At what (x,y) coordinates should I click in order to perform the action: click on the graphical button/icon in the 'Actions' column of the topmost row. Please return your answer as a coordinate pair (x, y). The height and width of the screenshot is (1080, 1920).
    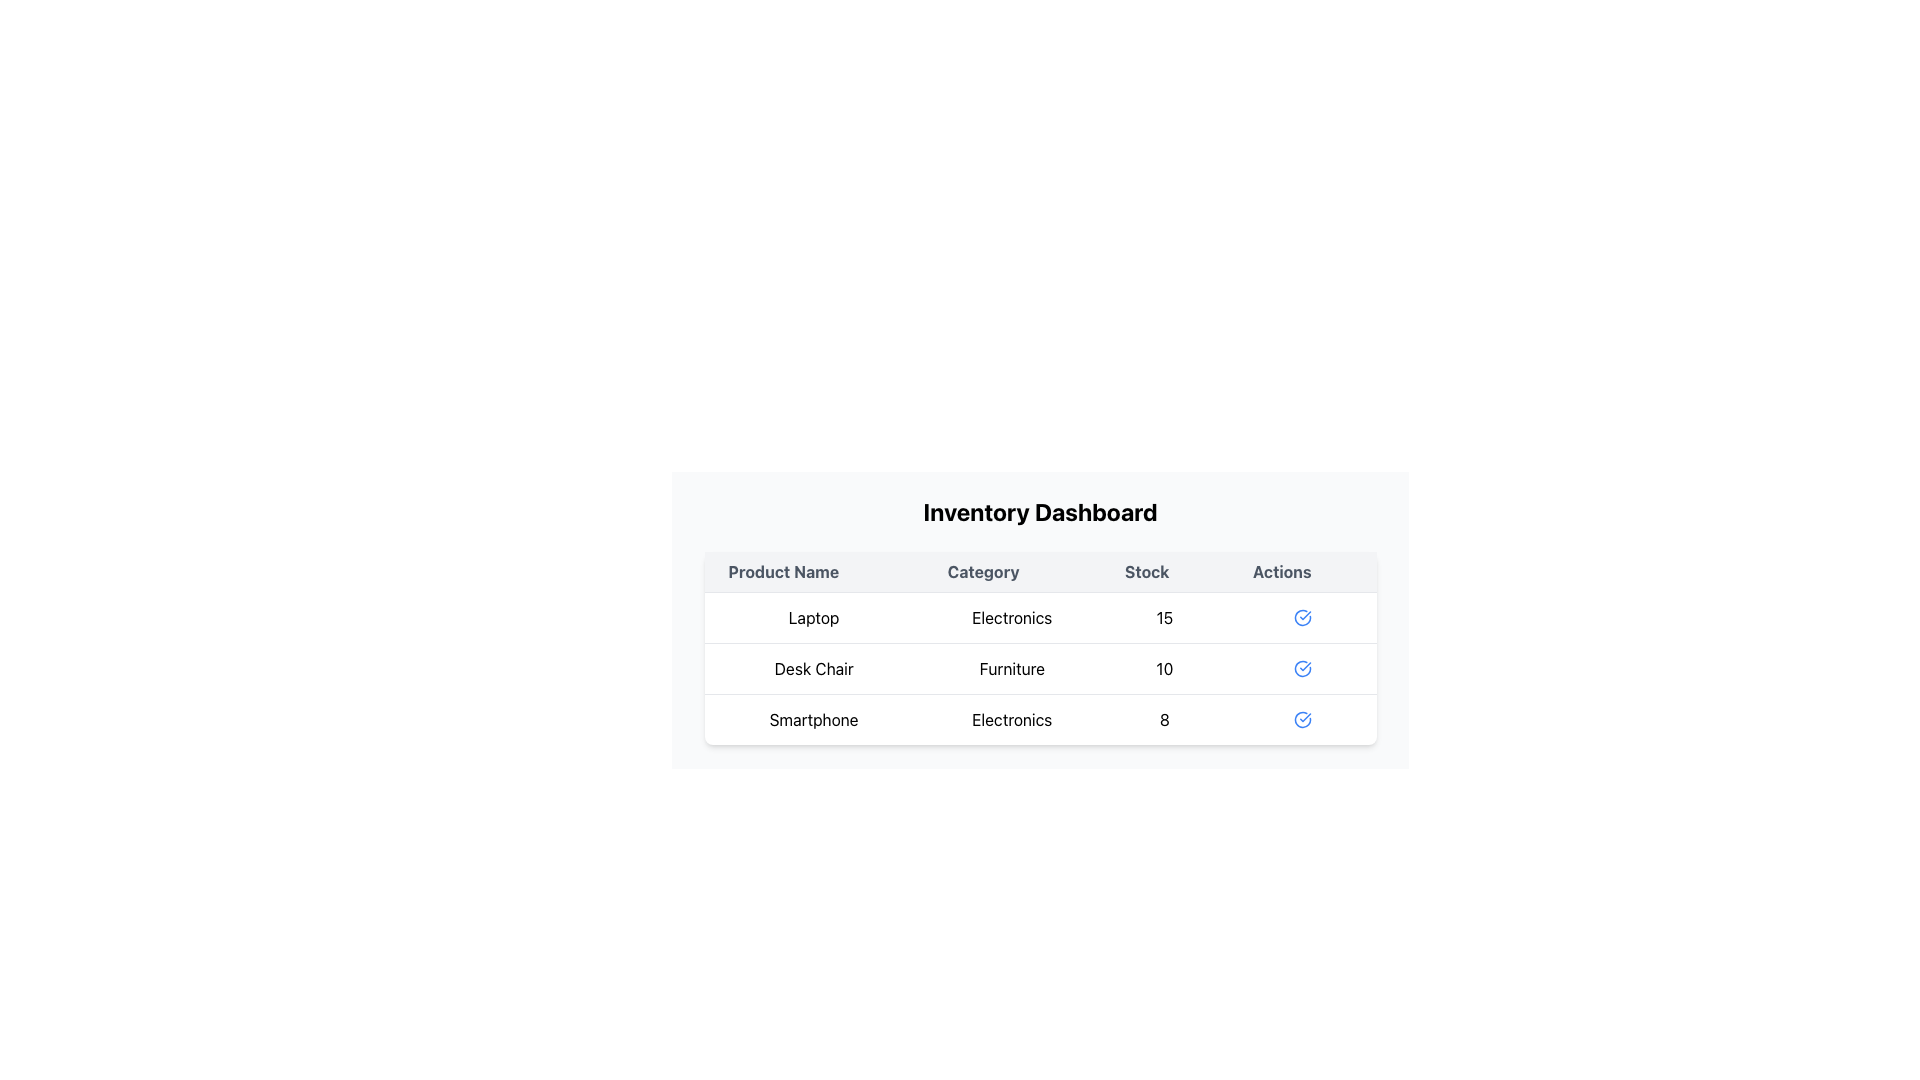
    Looking at the image, I should click on (1302, 616).